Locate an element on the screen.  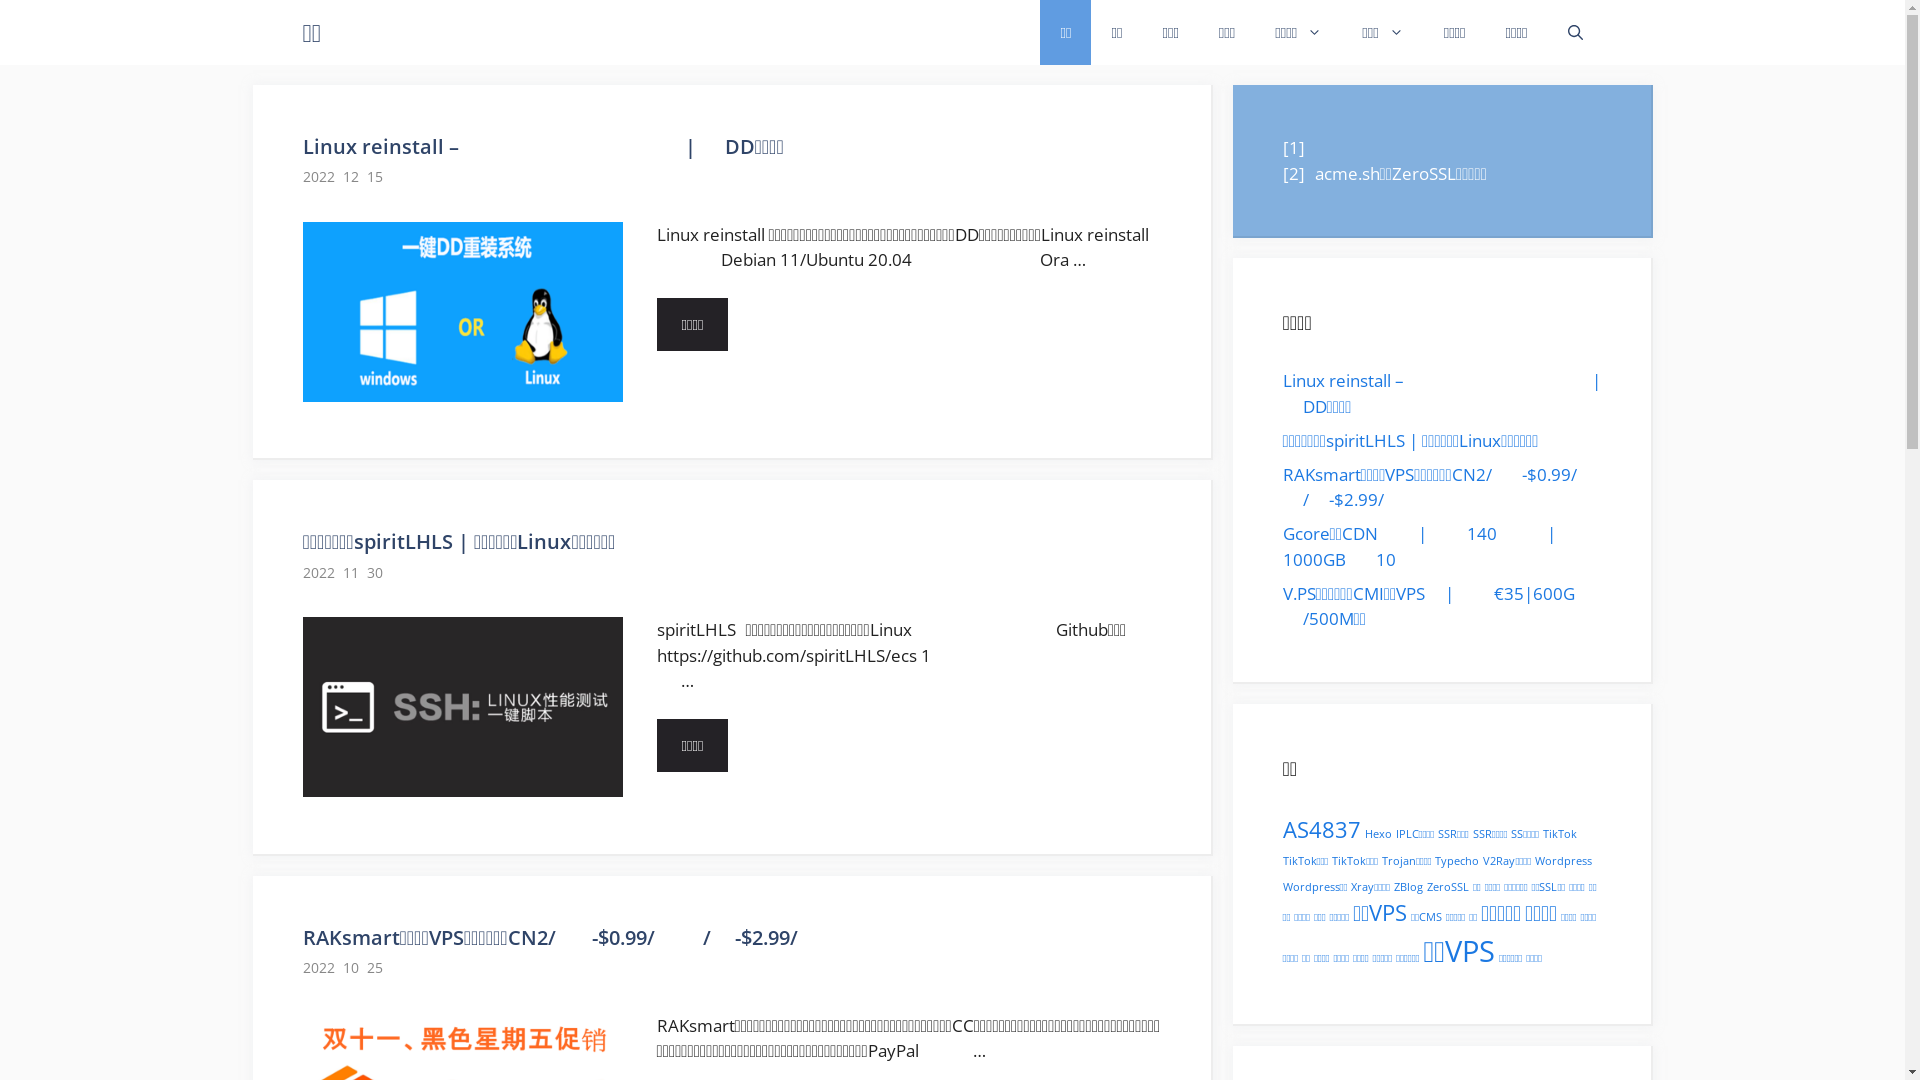
'Wordpress' is located at coordinates (1562, 859).